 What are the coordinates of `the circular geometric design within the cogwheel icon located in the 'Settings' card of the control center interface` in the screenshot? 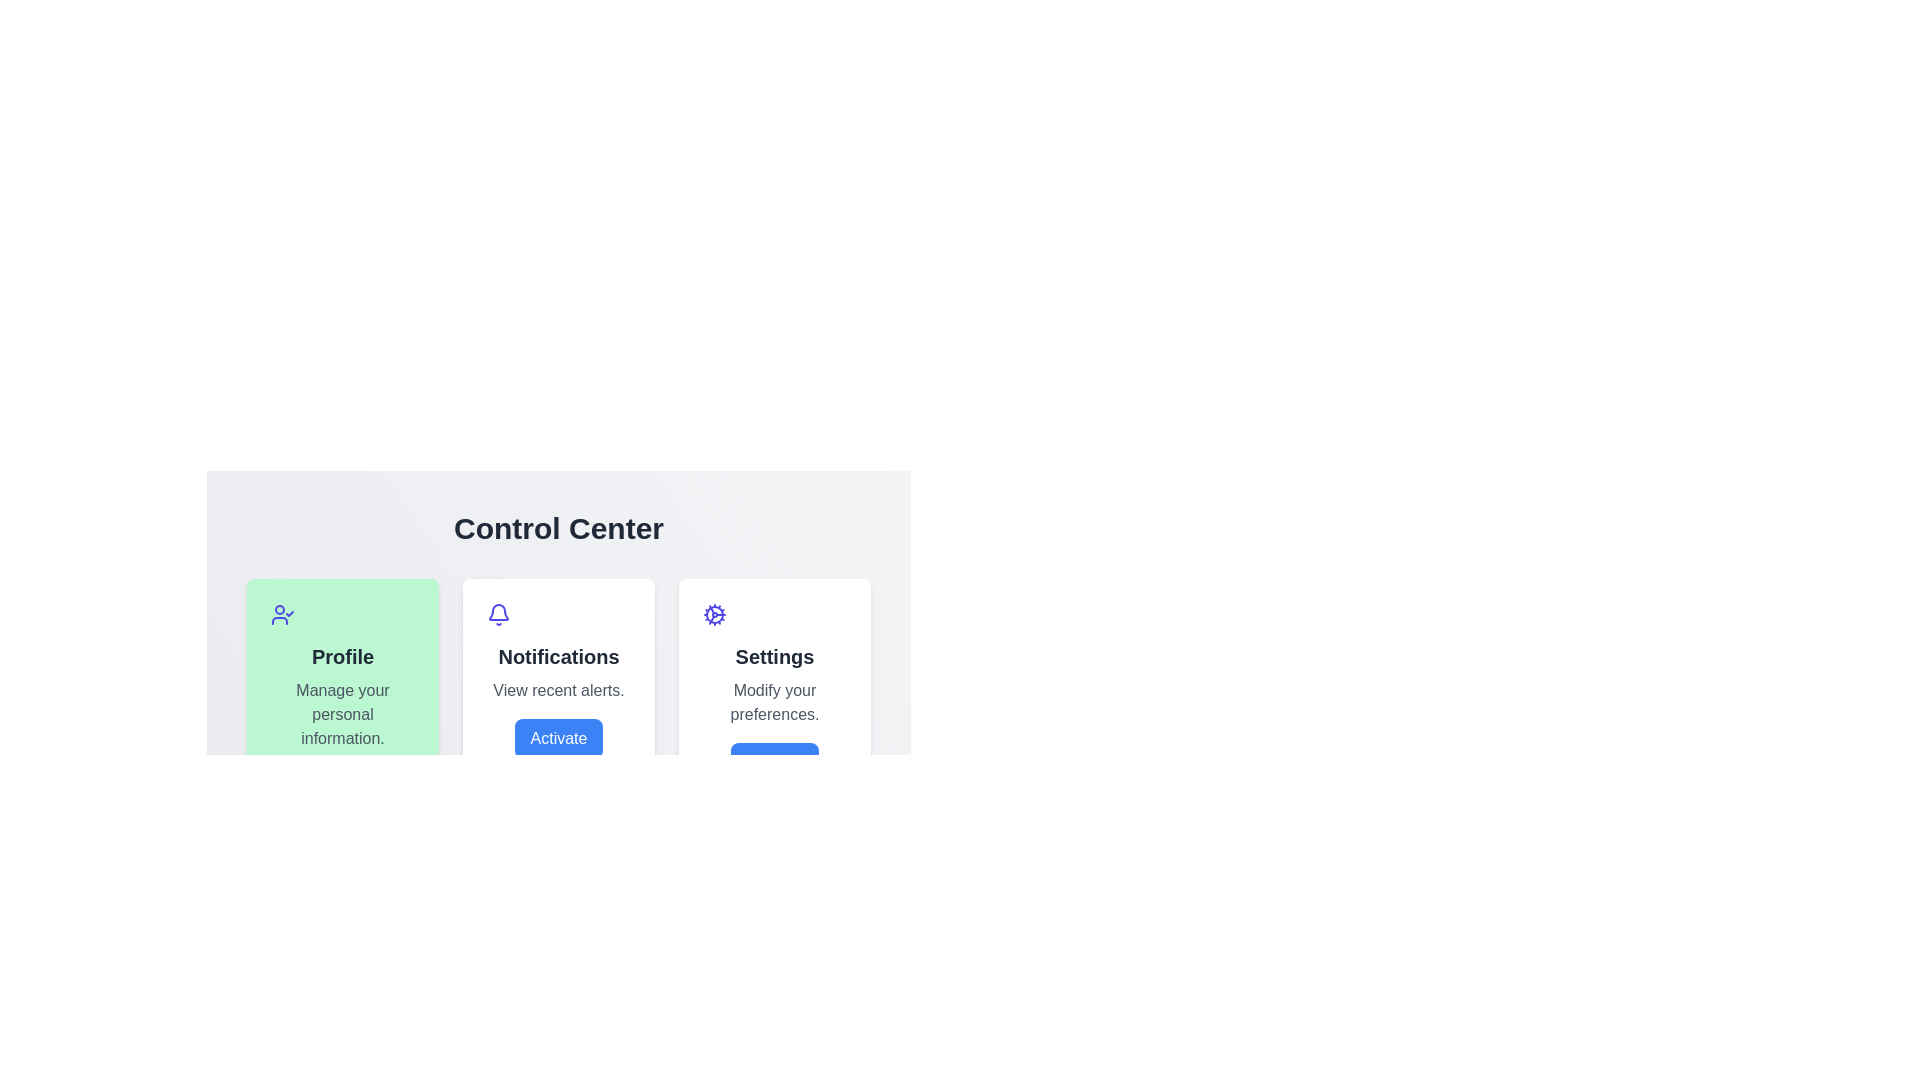 It's located at (715, 613).